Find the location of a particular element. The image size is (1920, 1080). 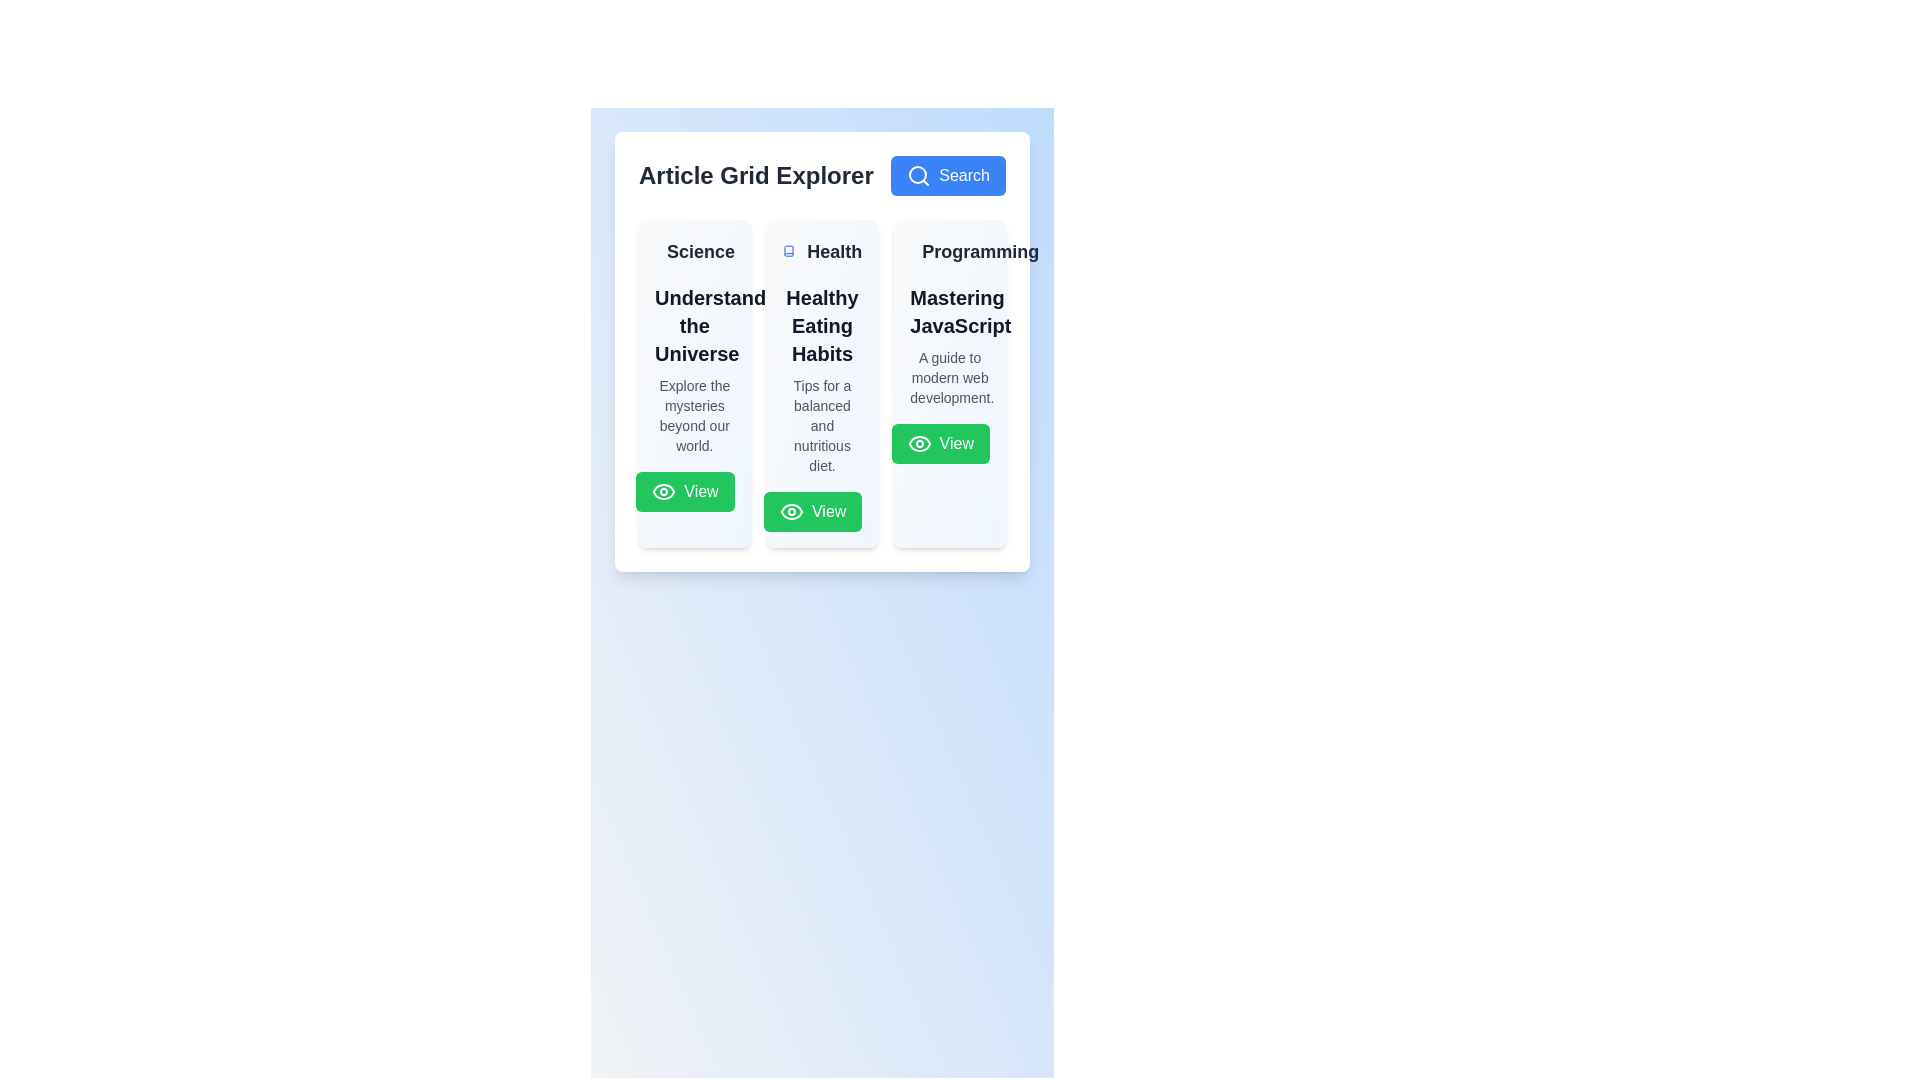

the text label that categorizes the content of the card as 'Science', located at the top-left corner of the first card, above the title 'Understand the Universe' is located at coordinates (700, 250).